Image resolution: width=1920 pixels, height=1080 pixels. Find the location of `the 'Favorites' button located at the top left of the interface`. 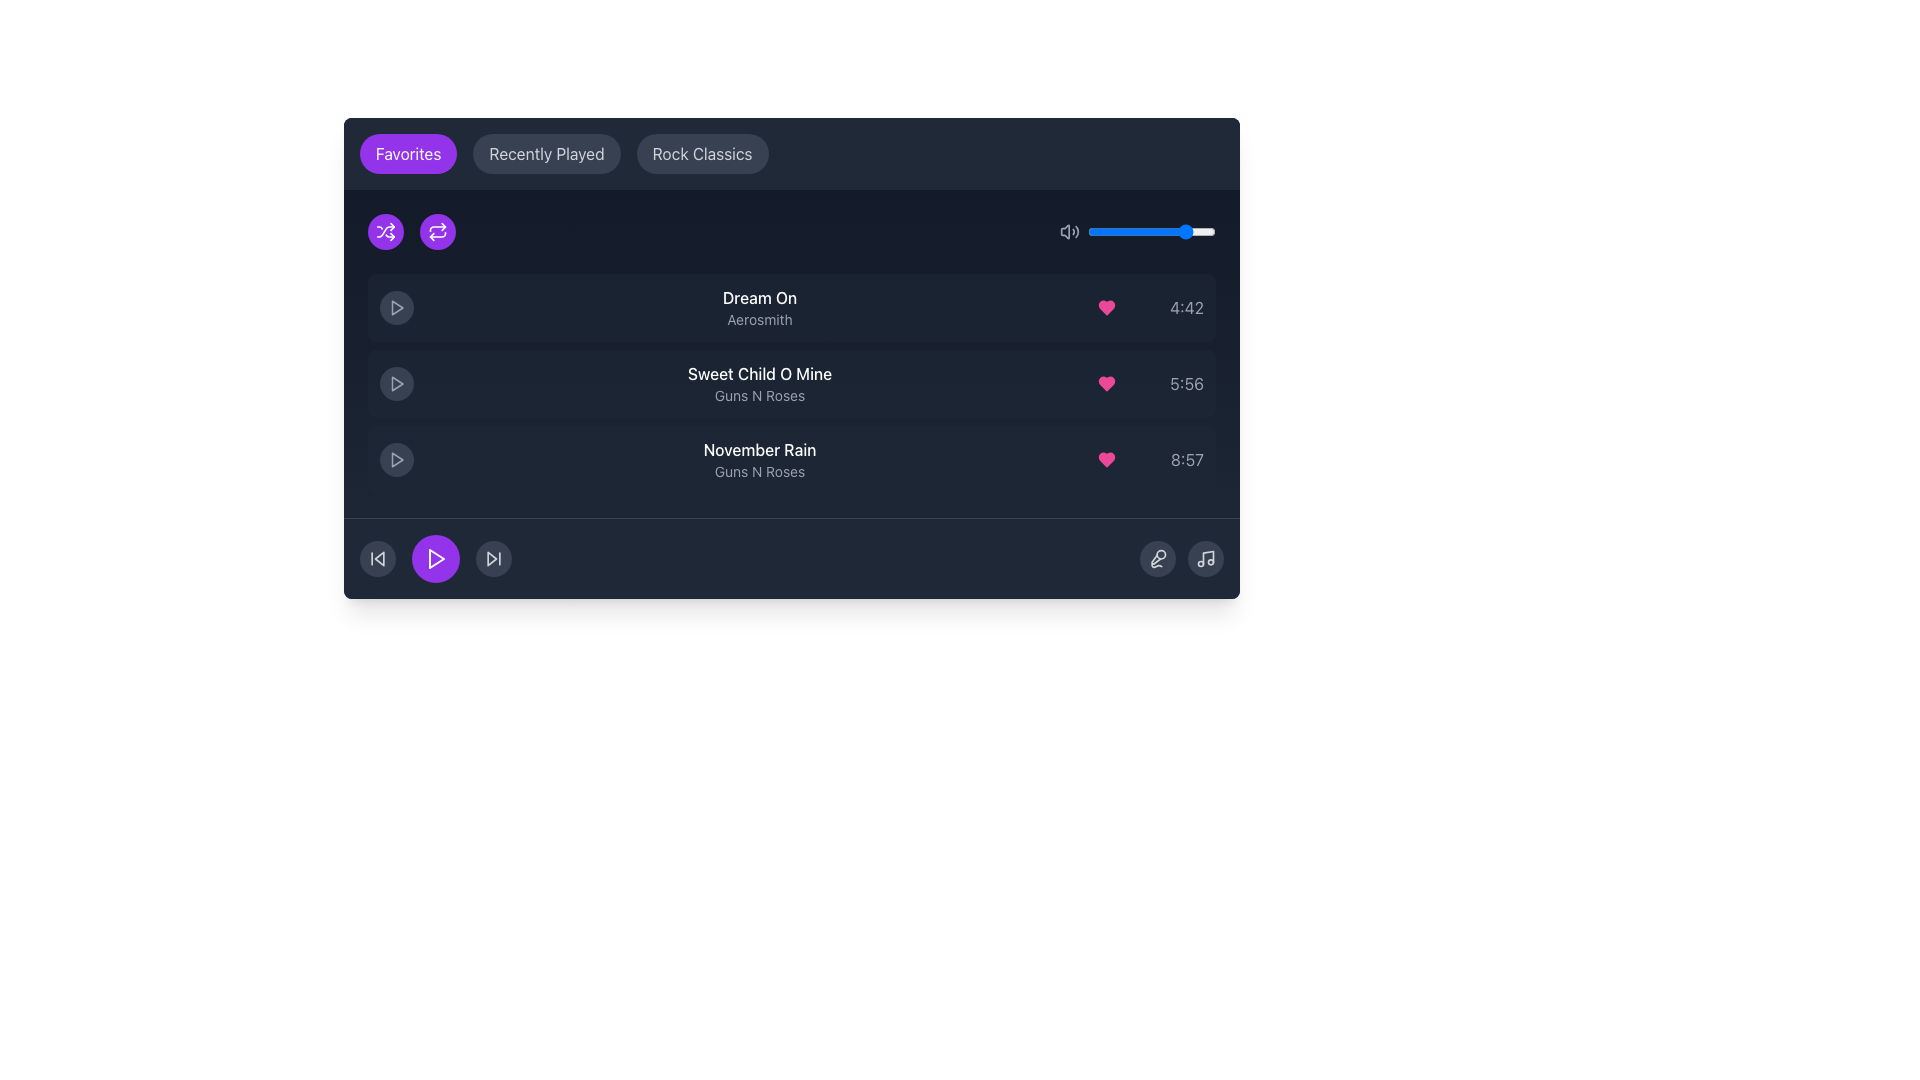

the 'Favorites' button located at the top left of the interface is located at coordinates (407, 153).